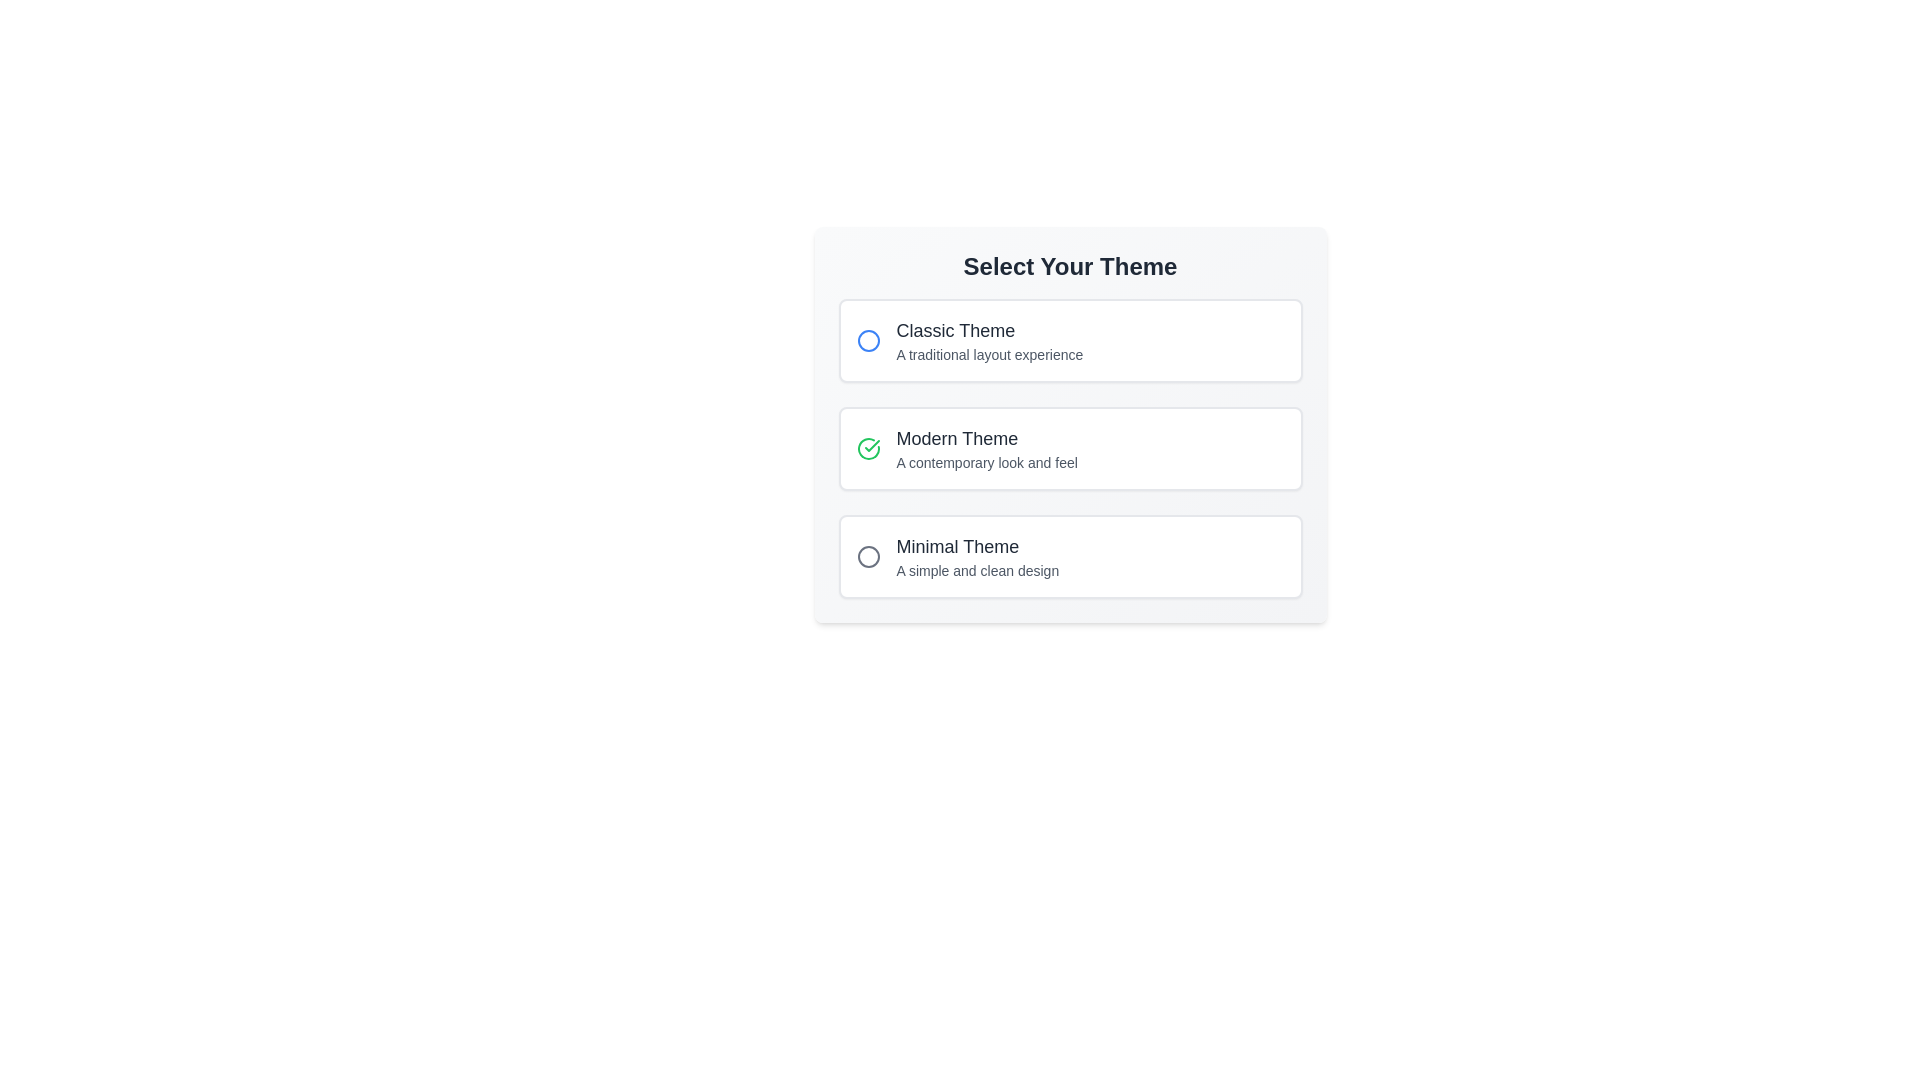 This screenshot has width=1920, height=1080. I want to click on text of the Text Header that introduces the theme selection section, so click(1069, 265).